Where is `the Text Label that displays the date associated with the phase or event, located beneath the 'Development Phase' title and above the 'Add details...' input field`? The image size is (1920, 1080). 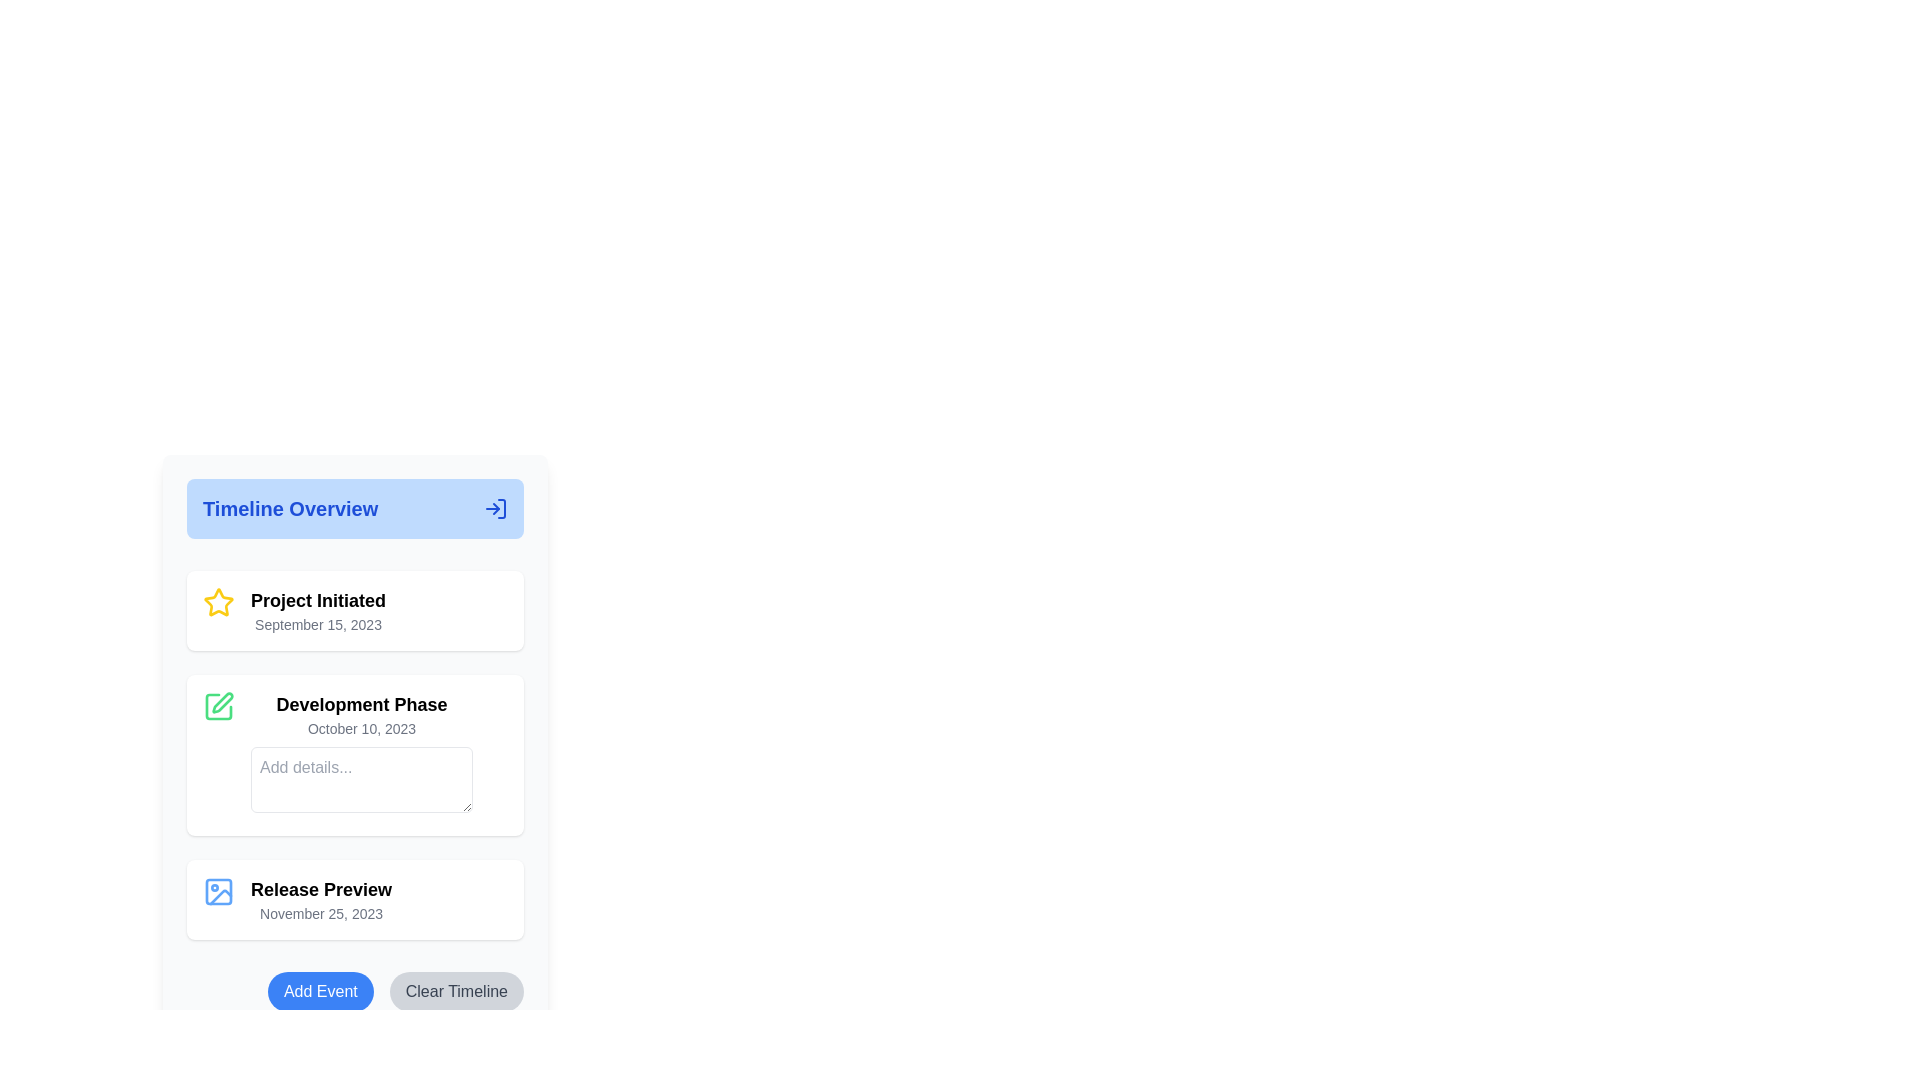 the Text Label that displays the date associated with the phase or event, located beneath the 'Development Phase' title and above the 'Add details...' input field is located at coordinates (361, 729).